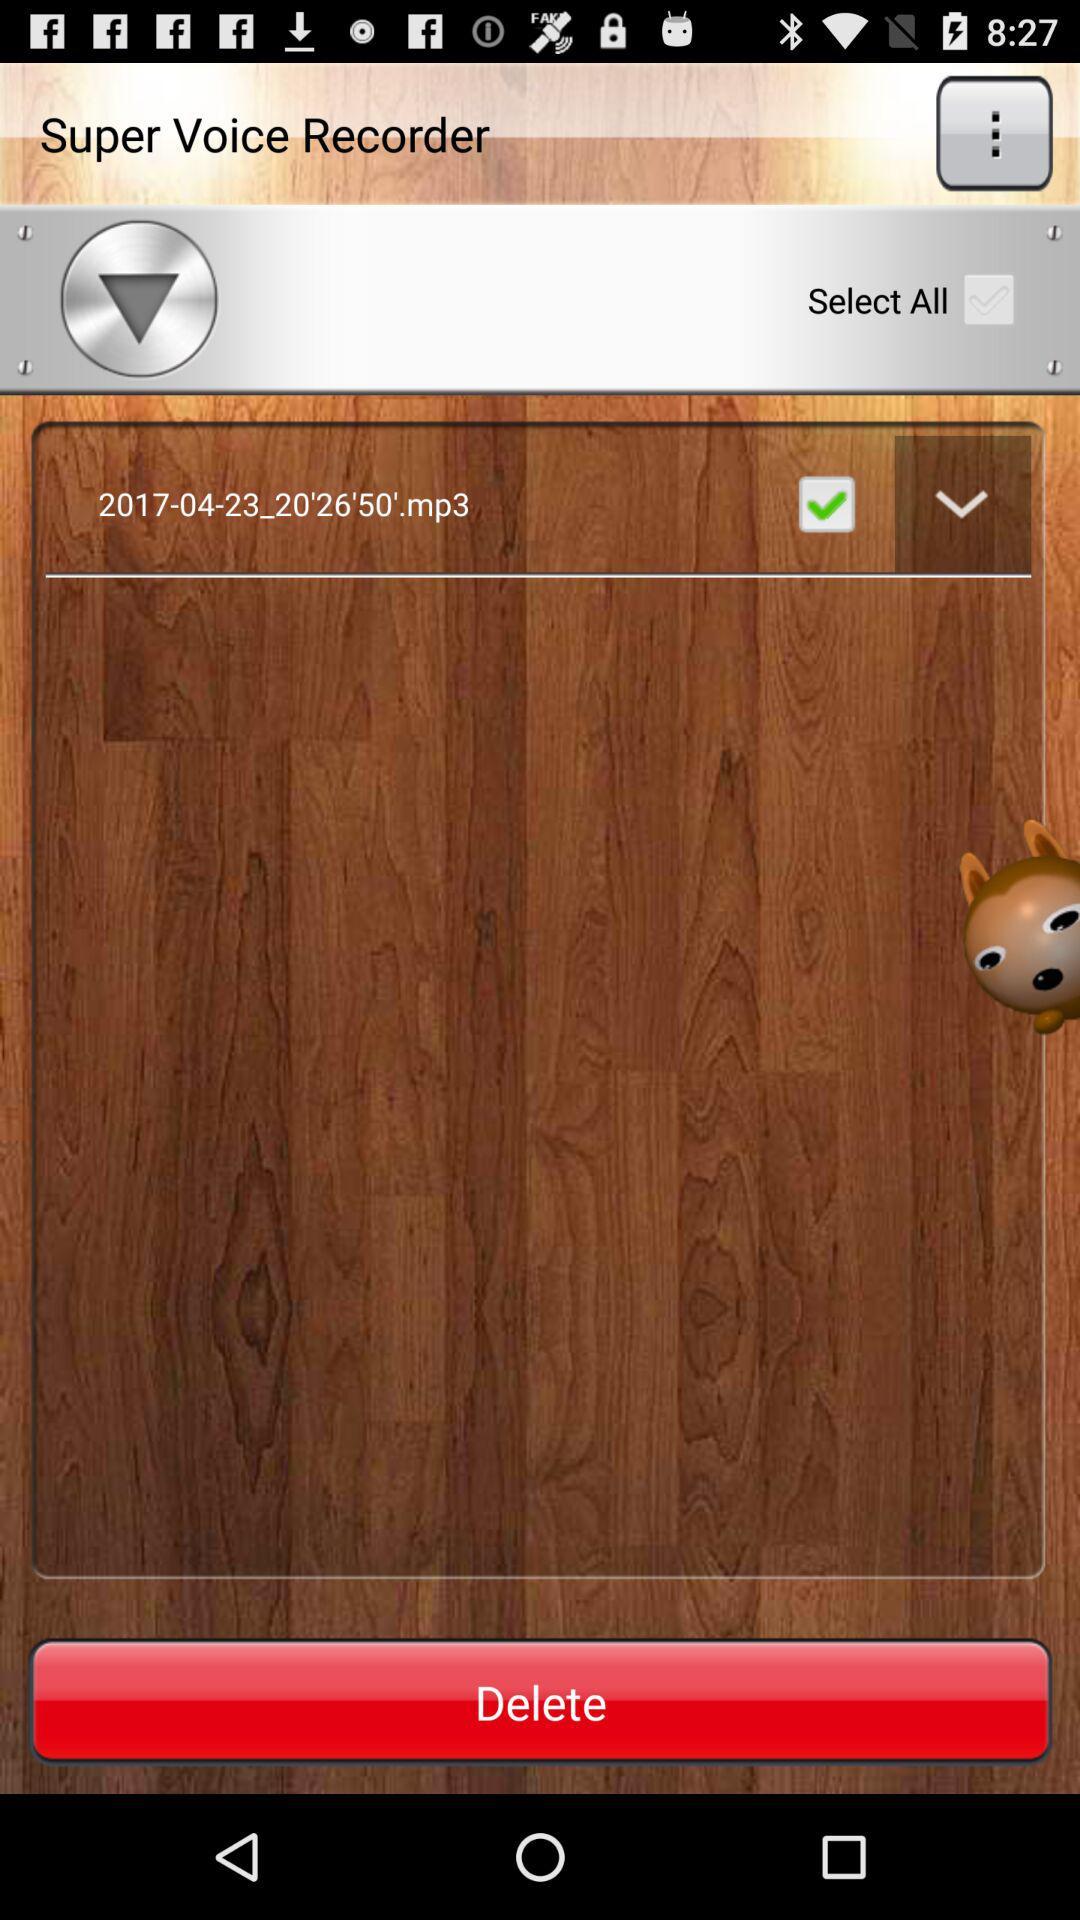  What do you see at coordinates (994, 141) in the screenshot?
I see `the more icon` at bounding box center [994, 141].